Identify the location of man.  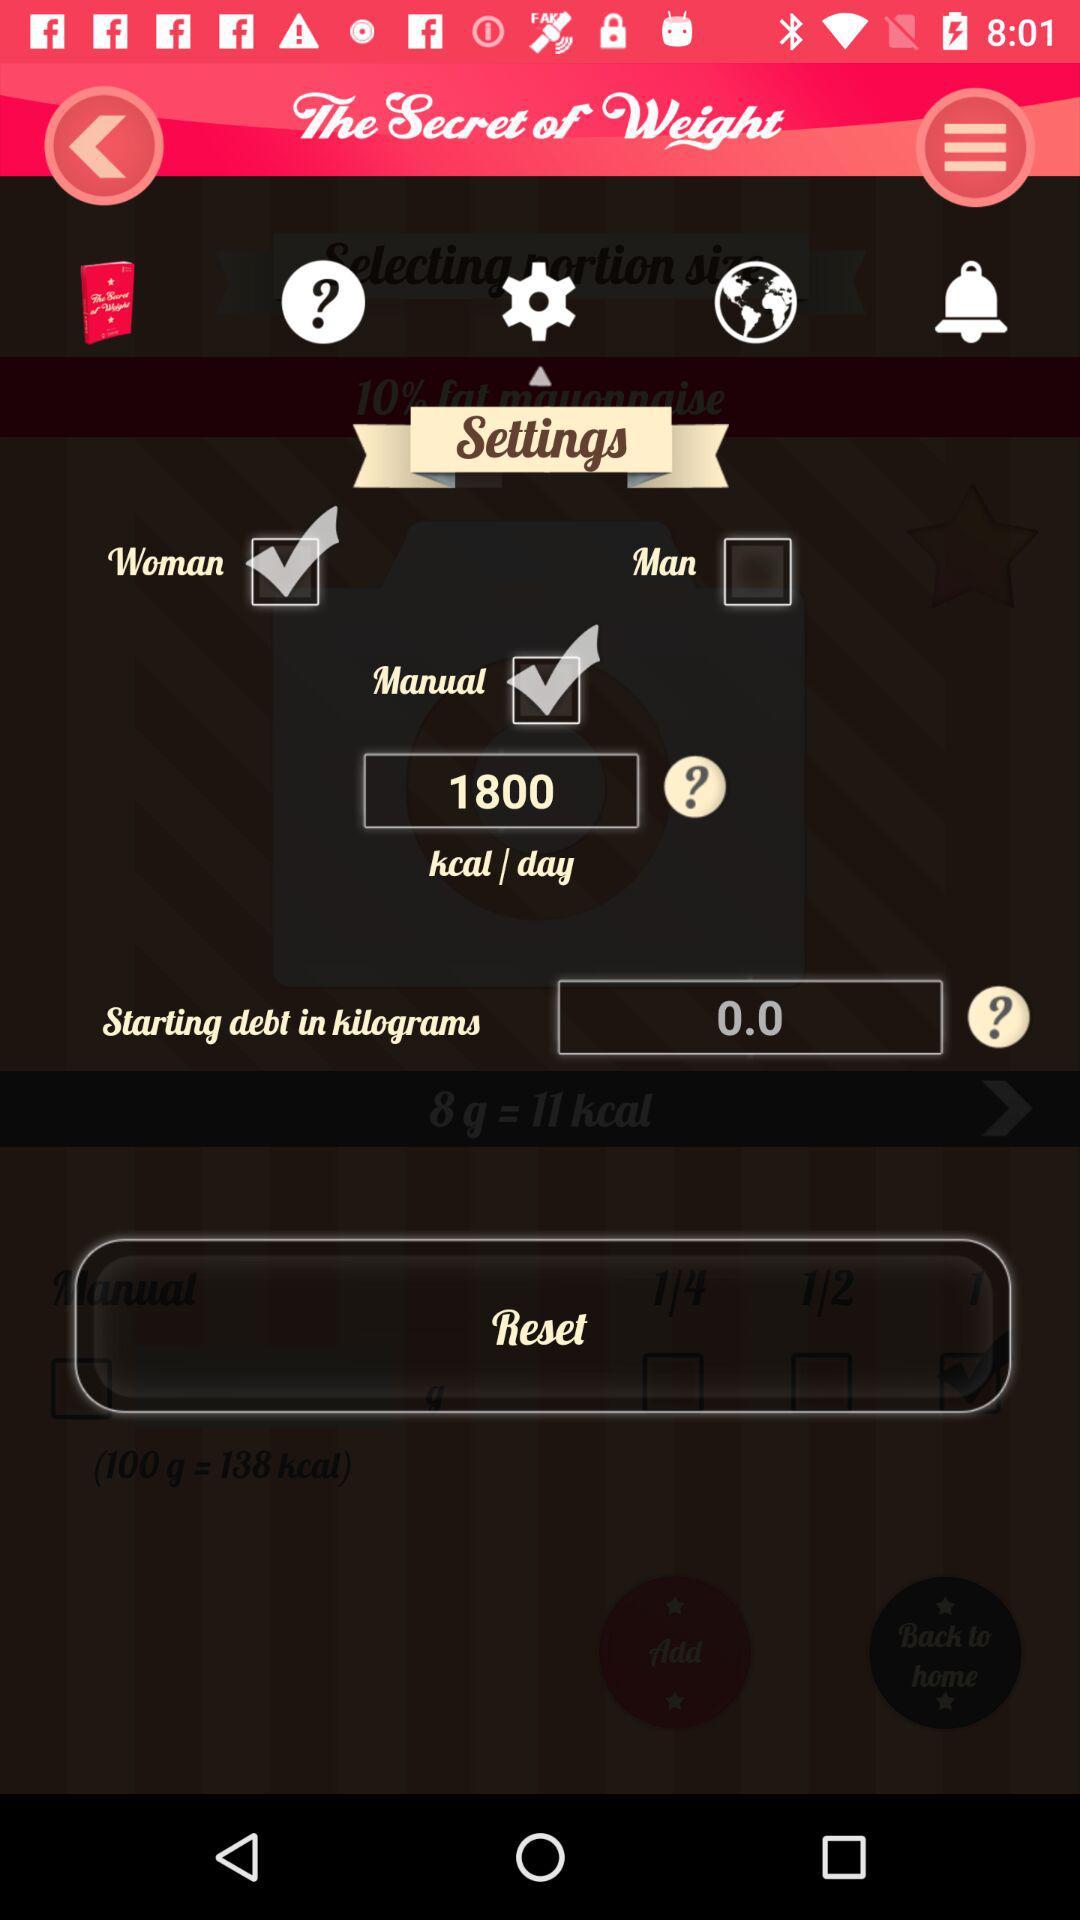
(763, 560).